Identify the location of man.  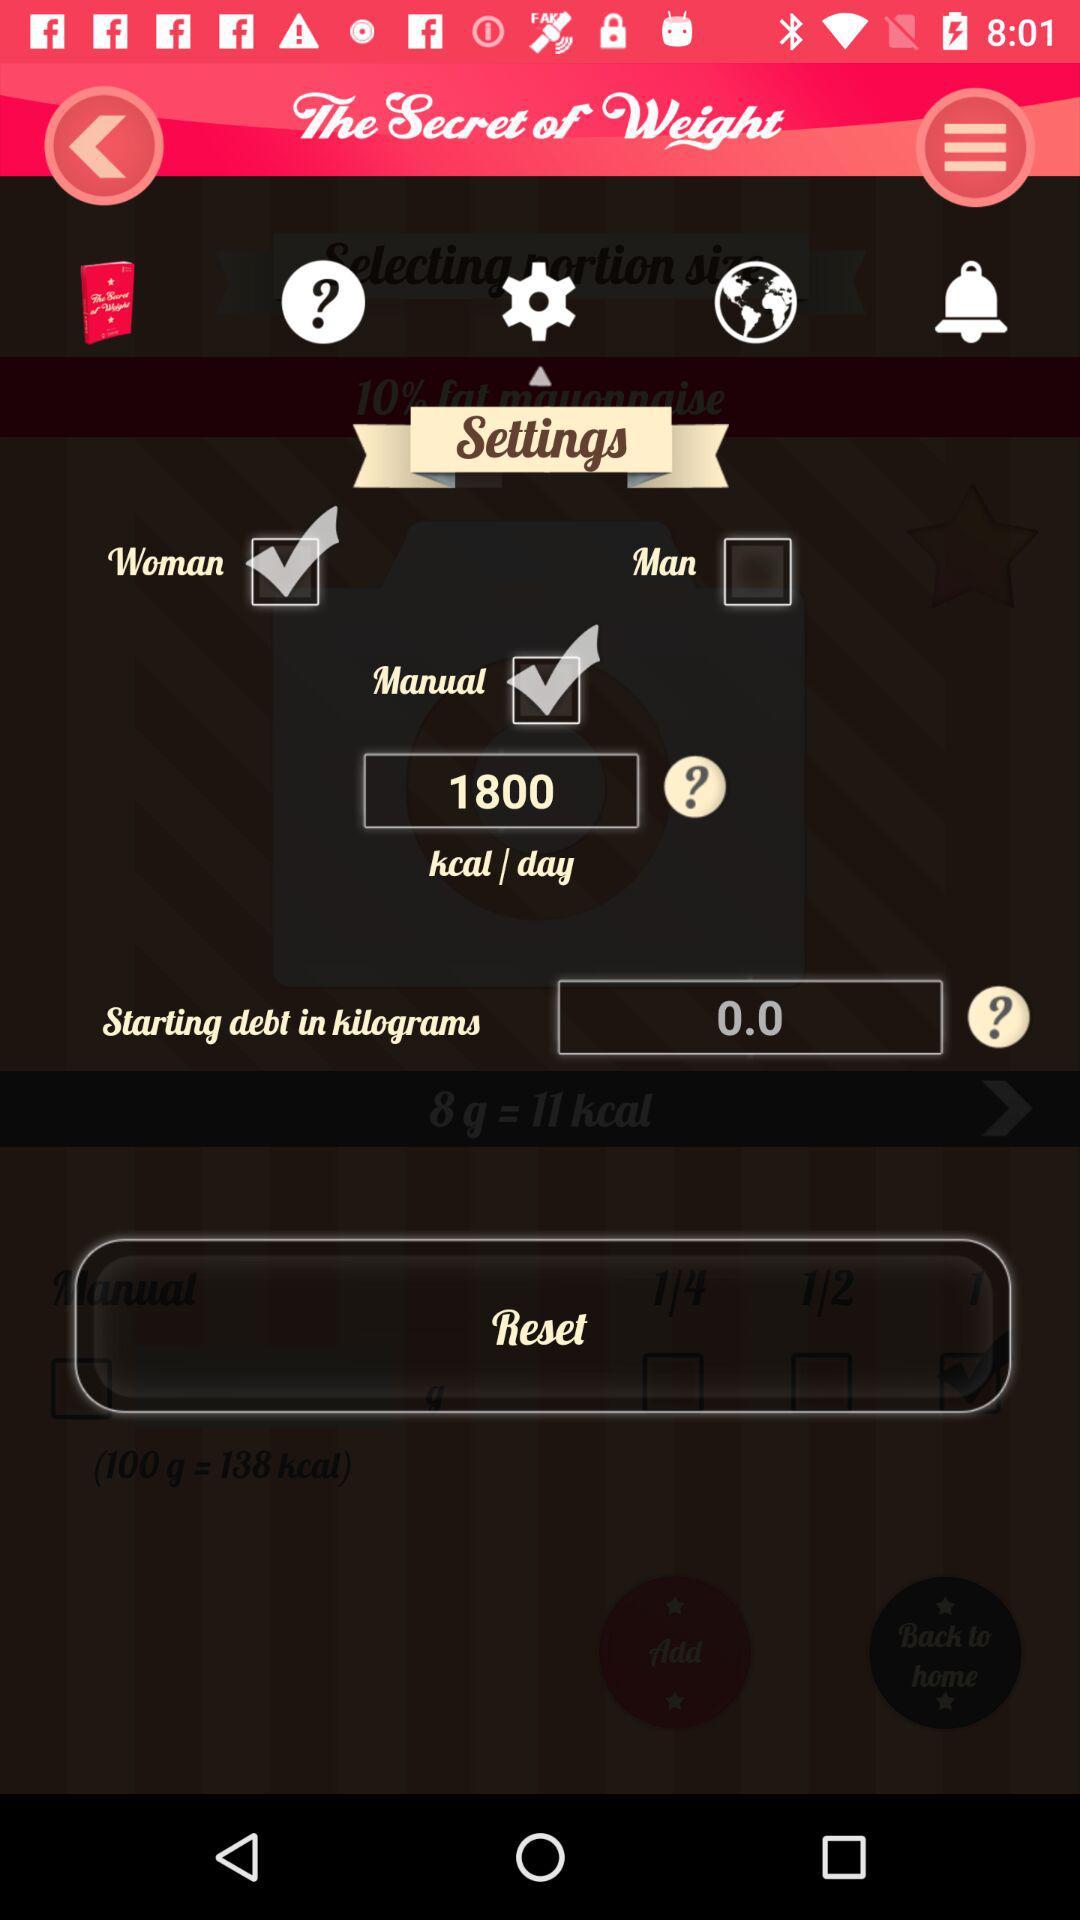
(763, 560).